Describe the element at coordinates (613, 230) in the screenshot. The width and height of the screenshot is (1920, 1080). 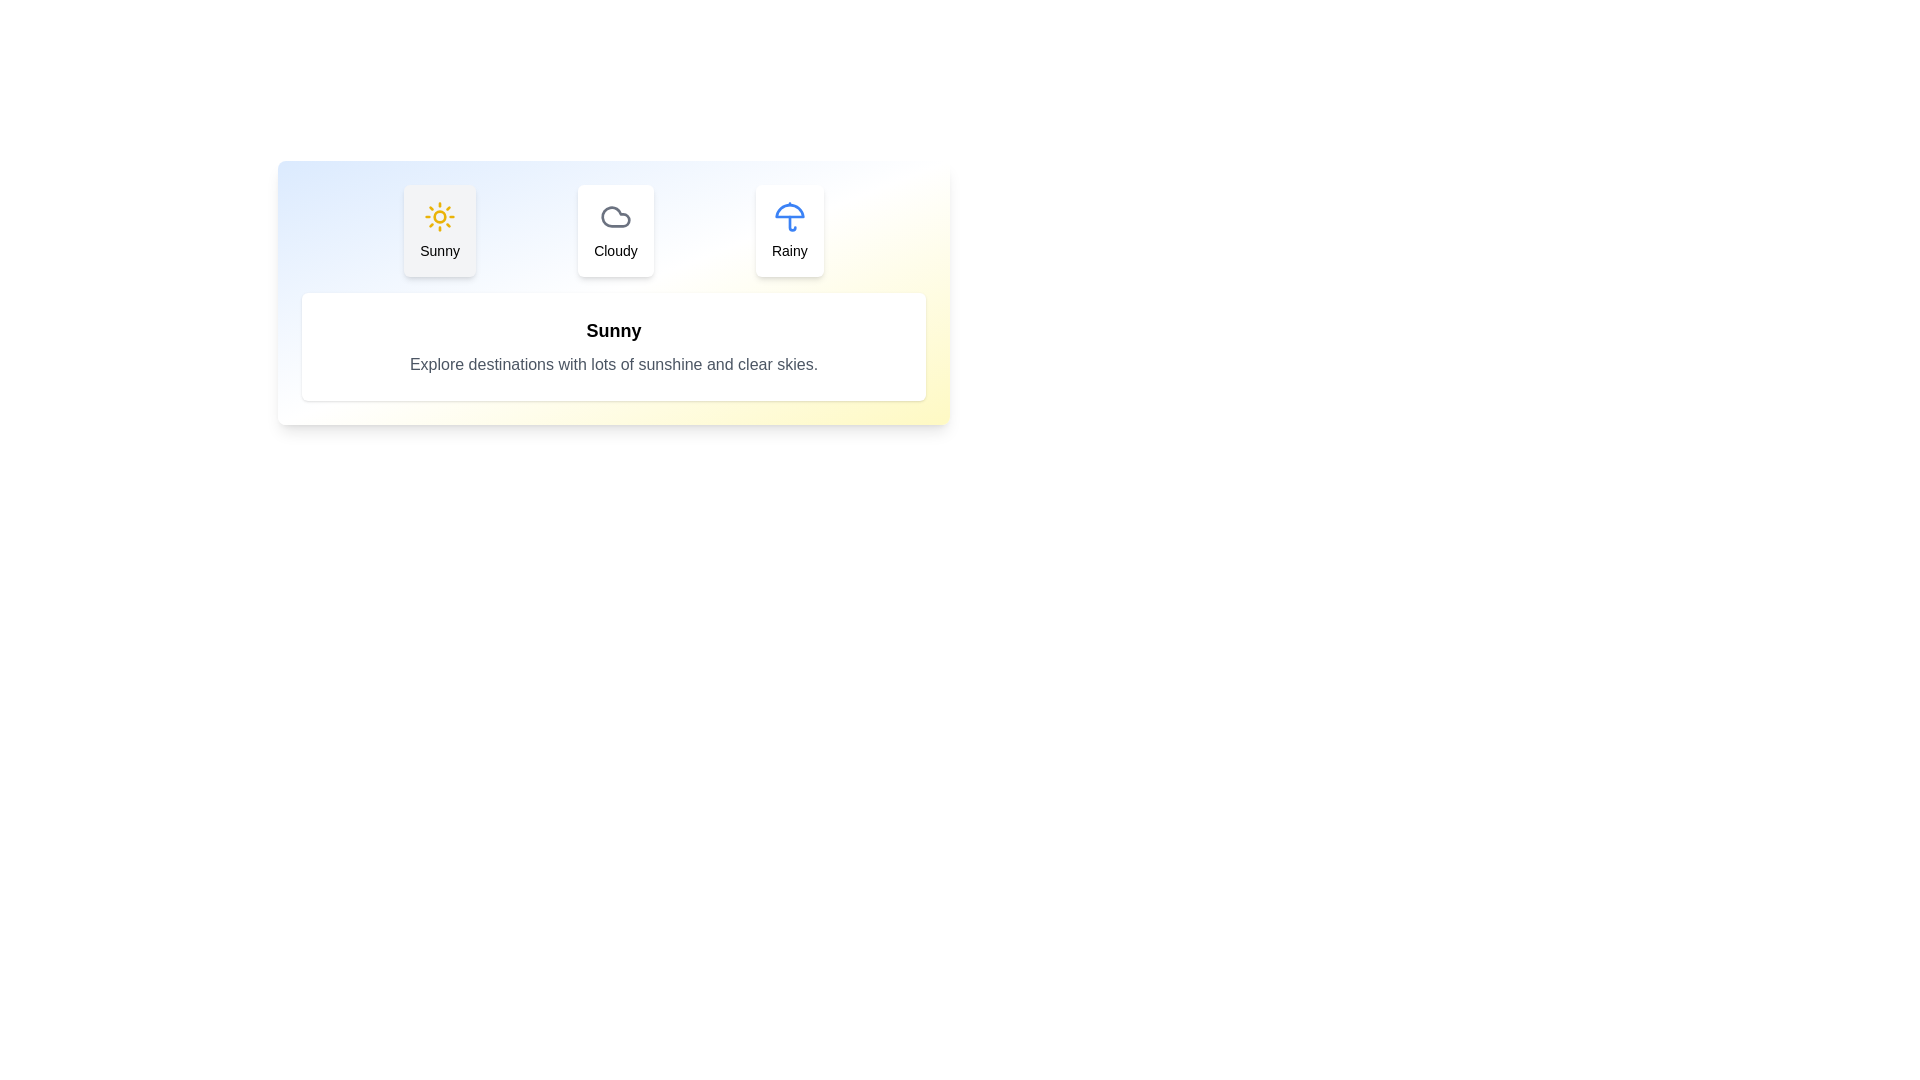
I see `the weather category icon Cloudy` at that location.